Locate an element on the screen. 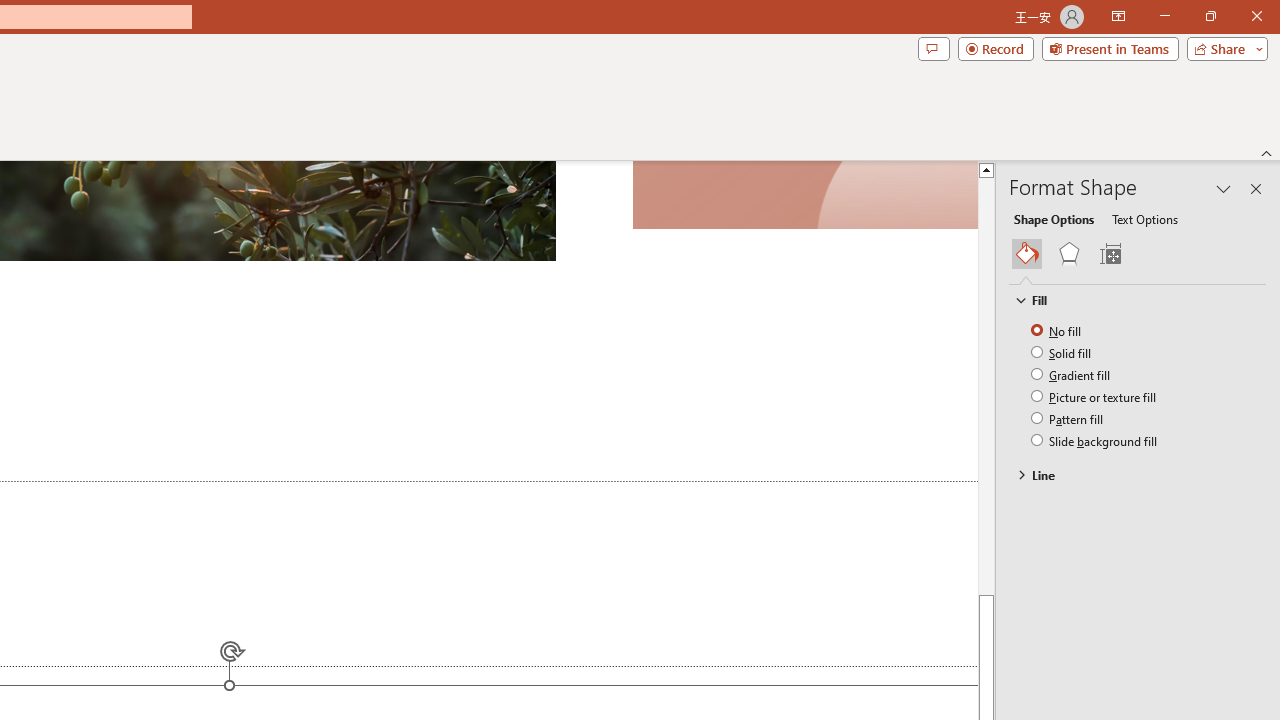 The width and height of the screenshot is (1280, 720). 'Slide background fill' is located at coordinates (1094, 439).